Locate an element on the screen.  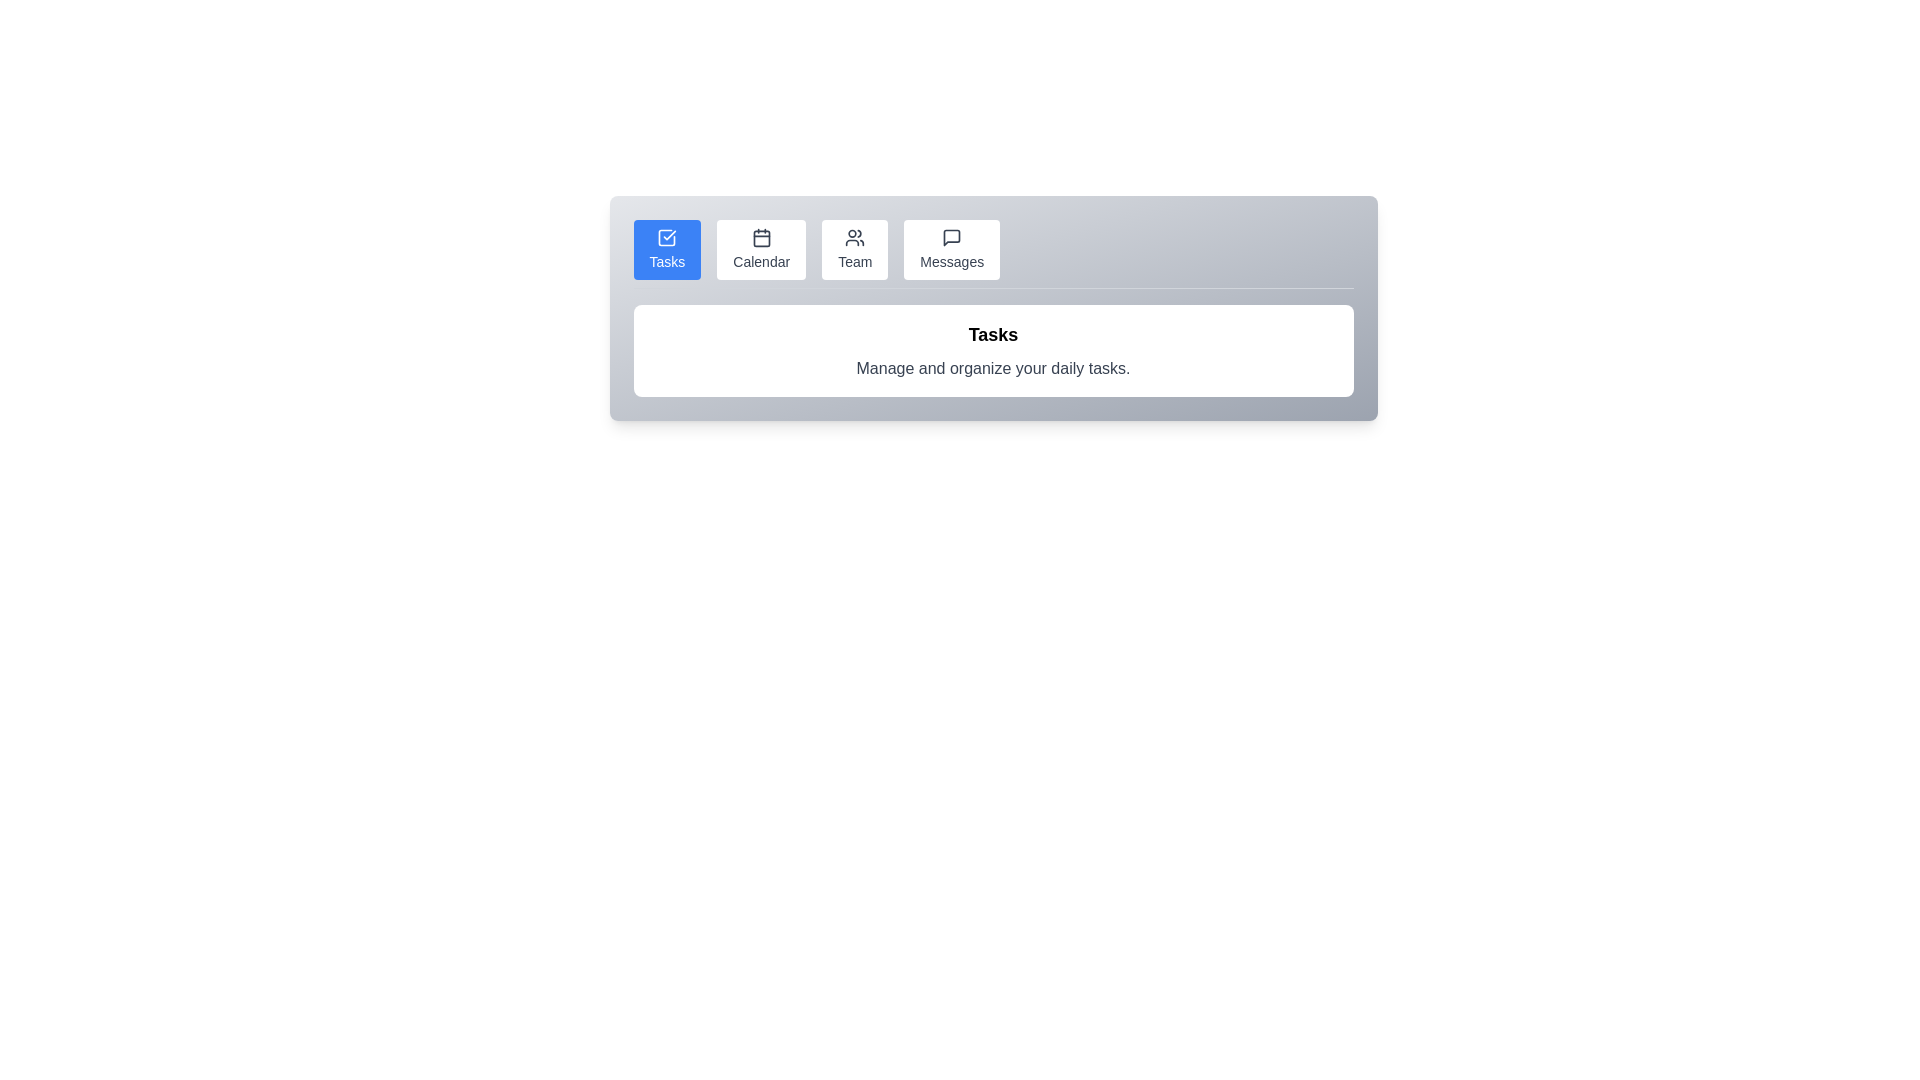
the Tasks tab by clicking its button is located at coordinates (667, 249).